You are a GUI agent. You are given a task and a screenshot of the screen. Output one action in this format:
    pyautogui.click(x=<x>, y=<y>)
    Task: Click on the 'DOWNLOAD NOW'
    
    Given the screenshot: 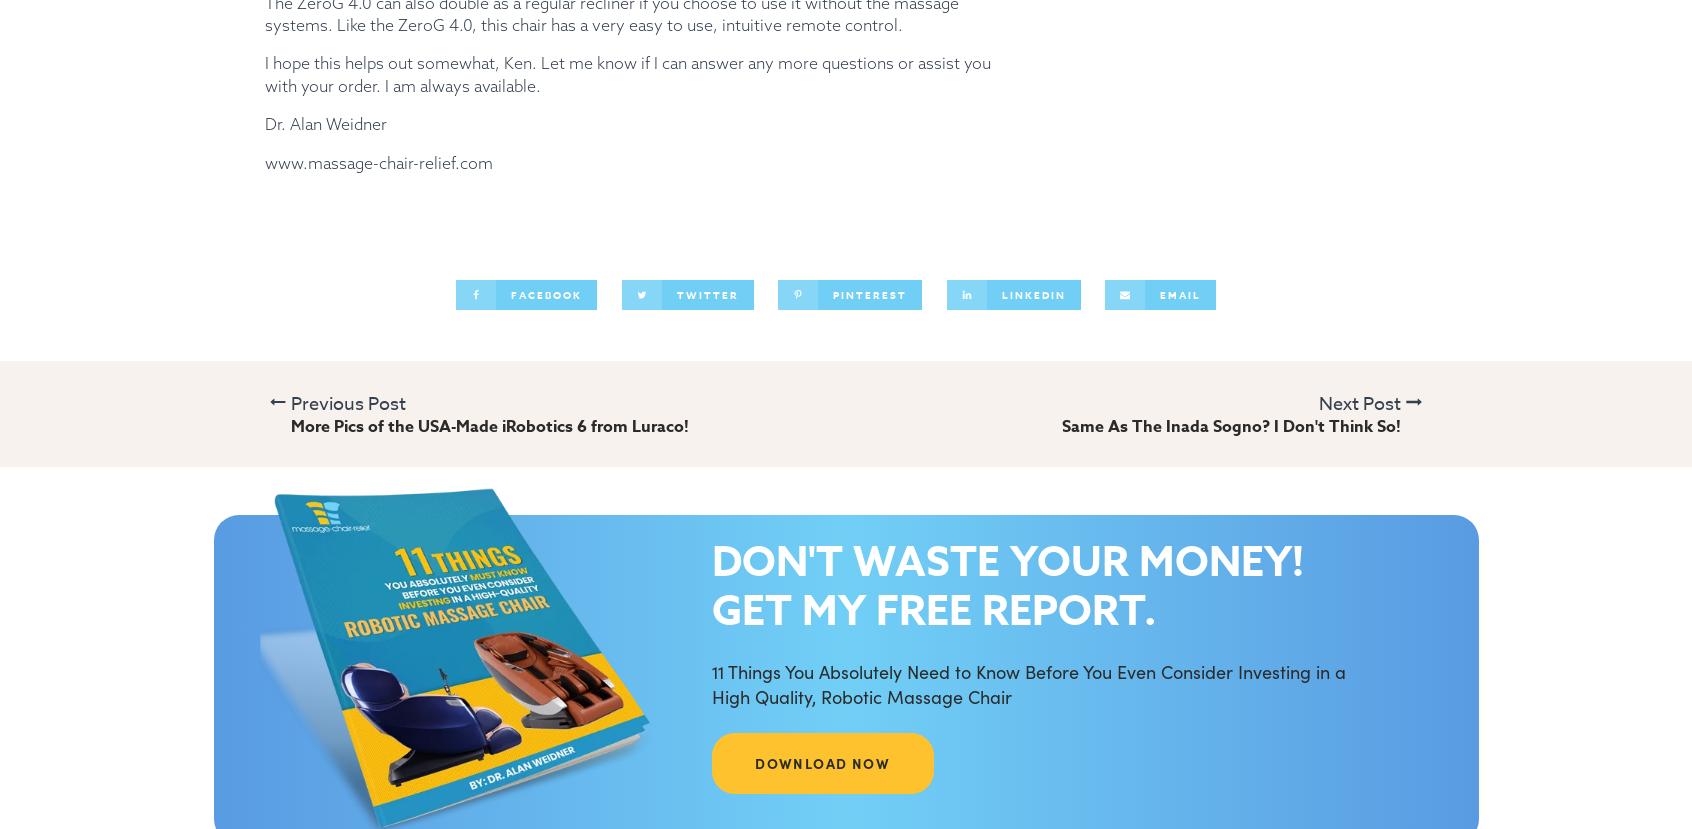 What is the action you would take?
    pyautogui.click(x=753, y=763)
    